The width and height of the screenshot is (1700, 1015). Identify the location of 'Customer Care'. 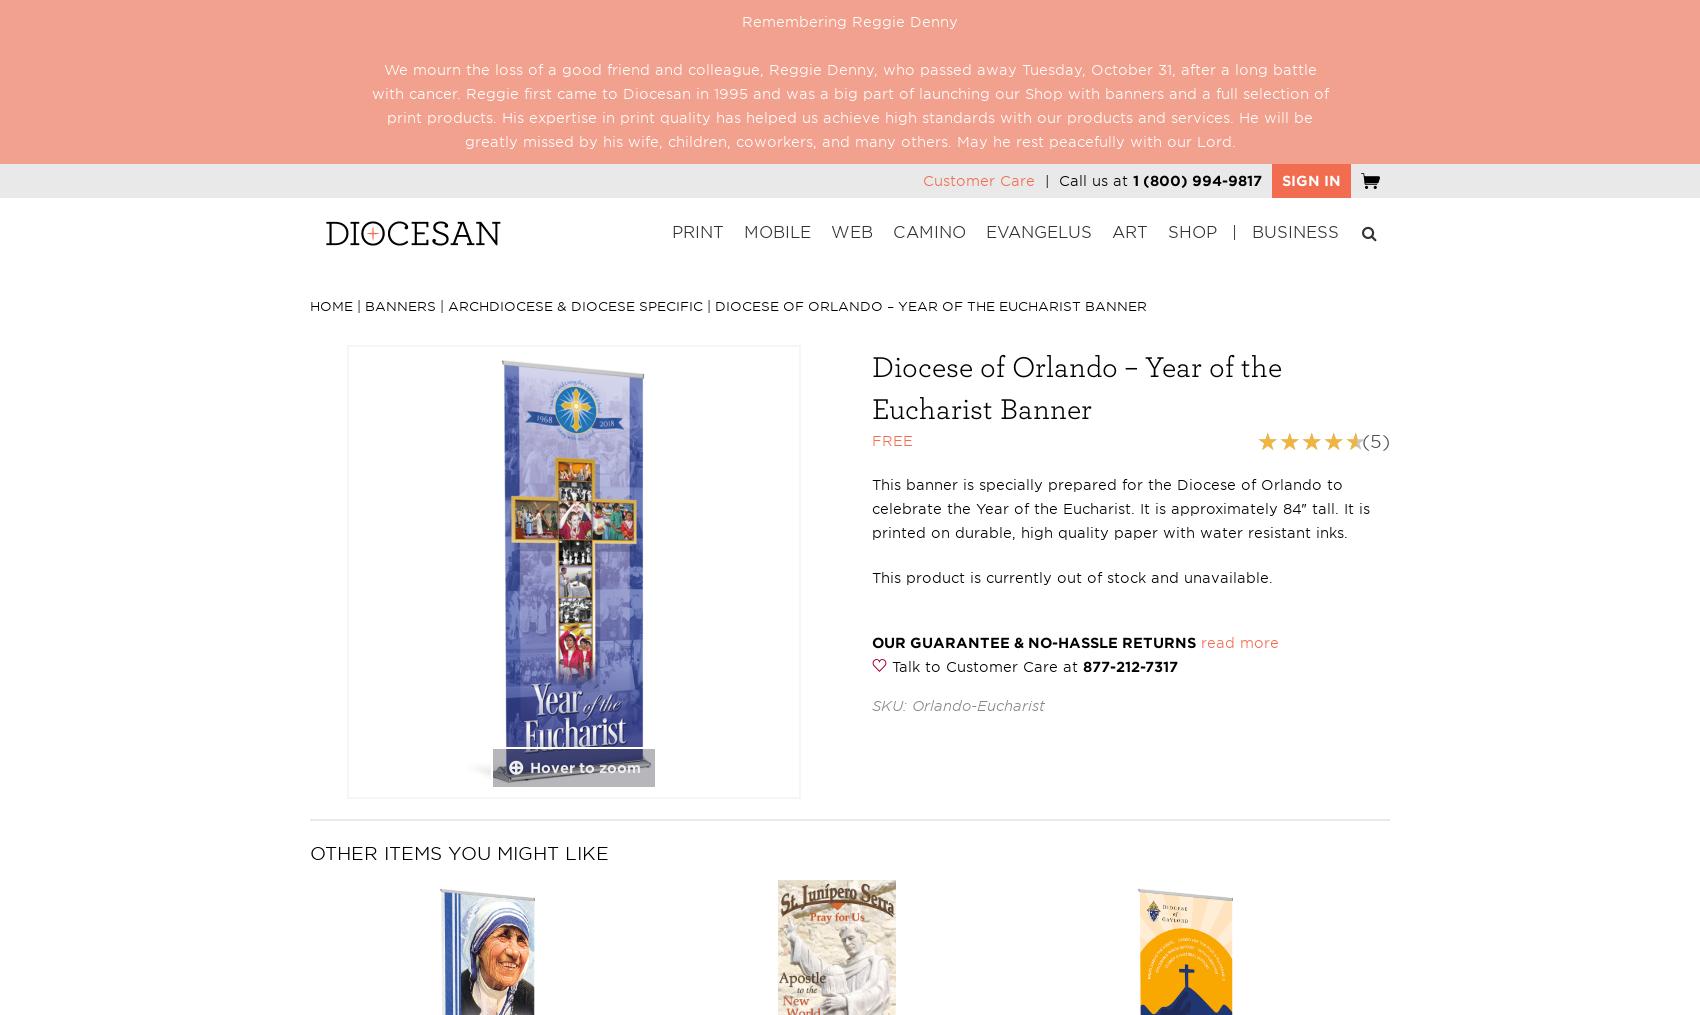
(978, 179).